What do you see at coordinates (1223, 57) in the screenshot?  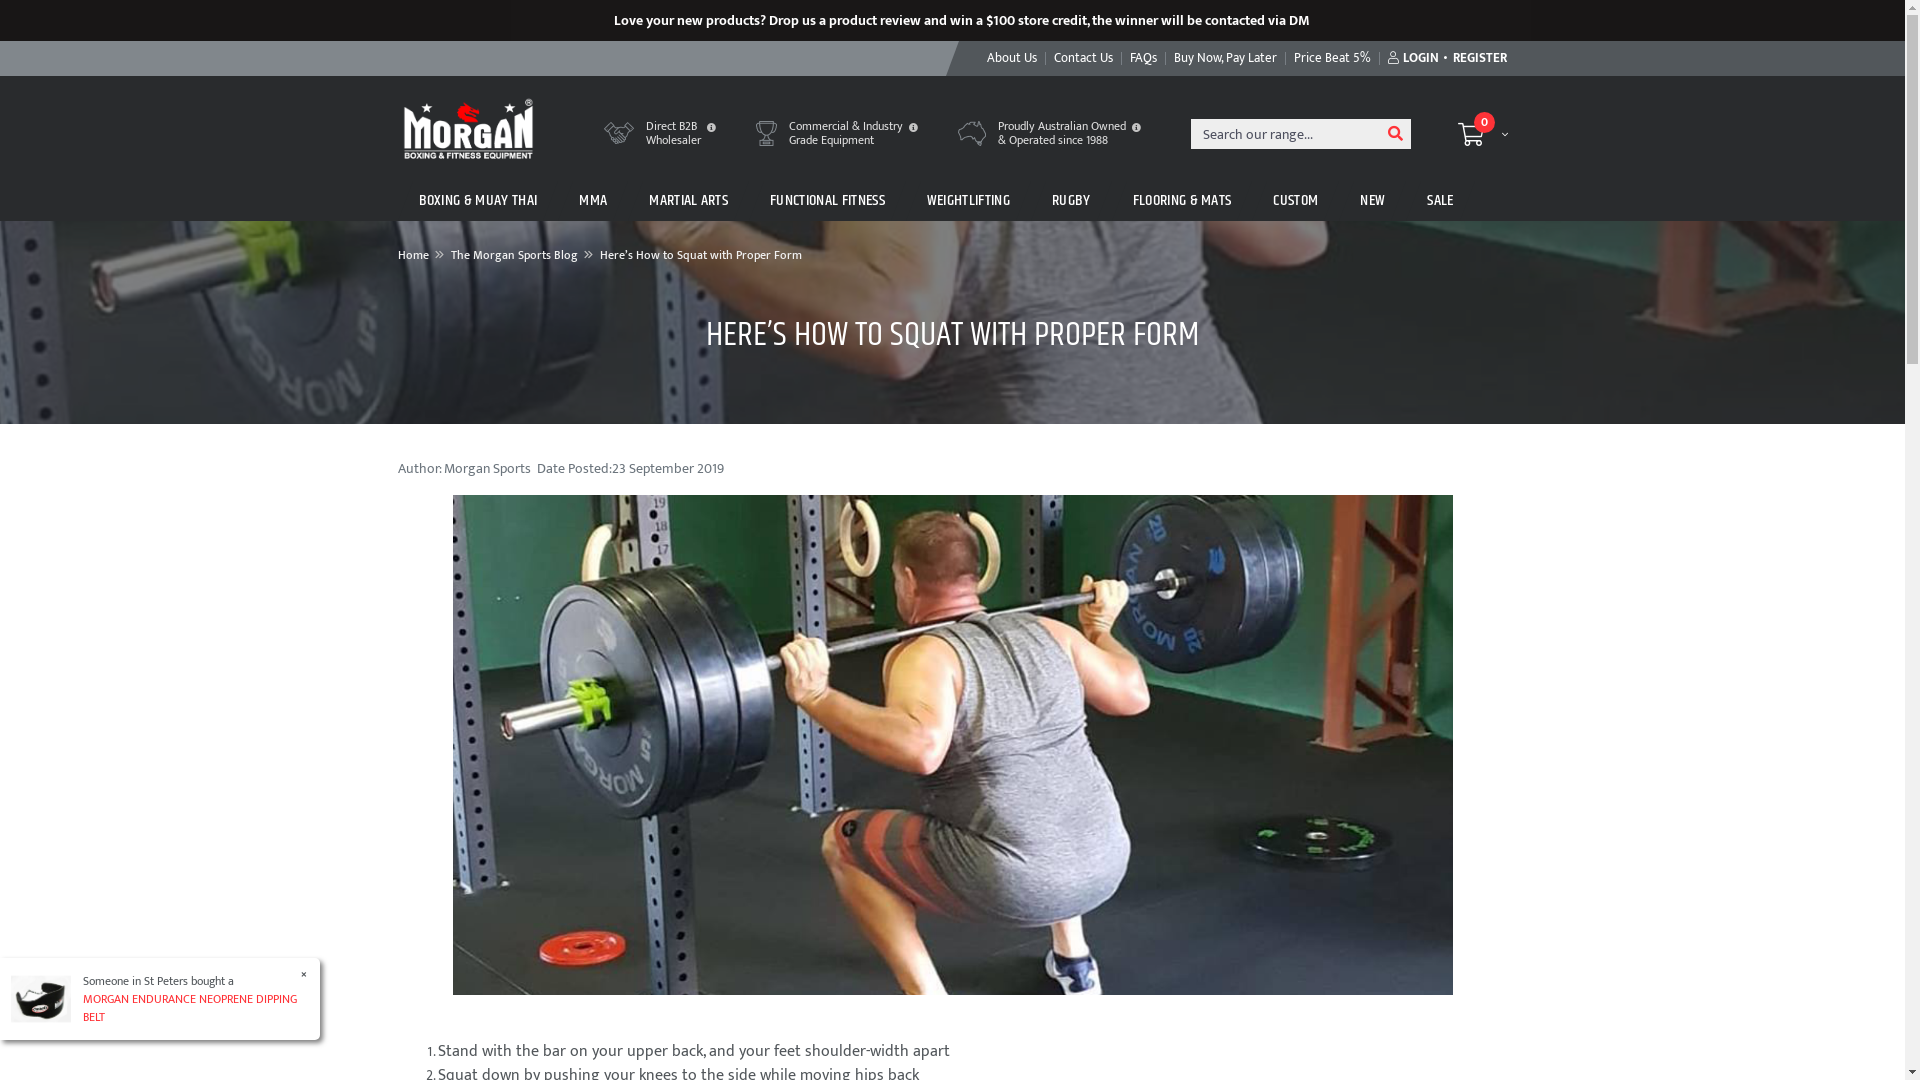 I see `'Buy Now, Pay Later'` at bounding box center [1223, 57].